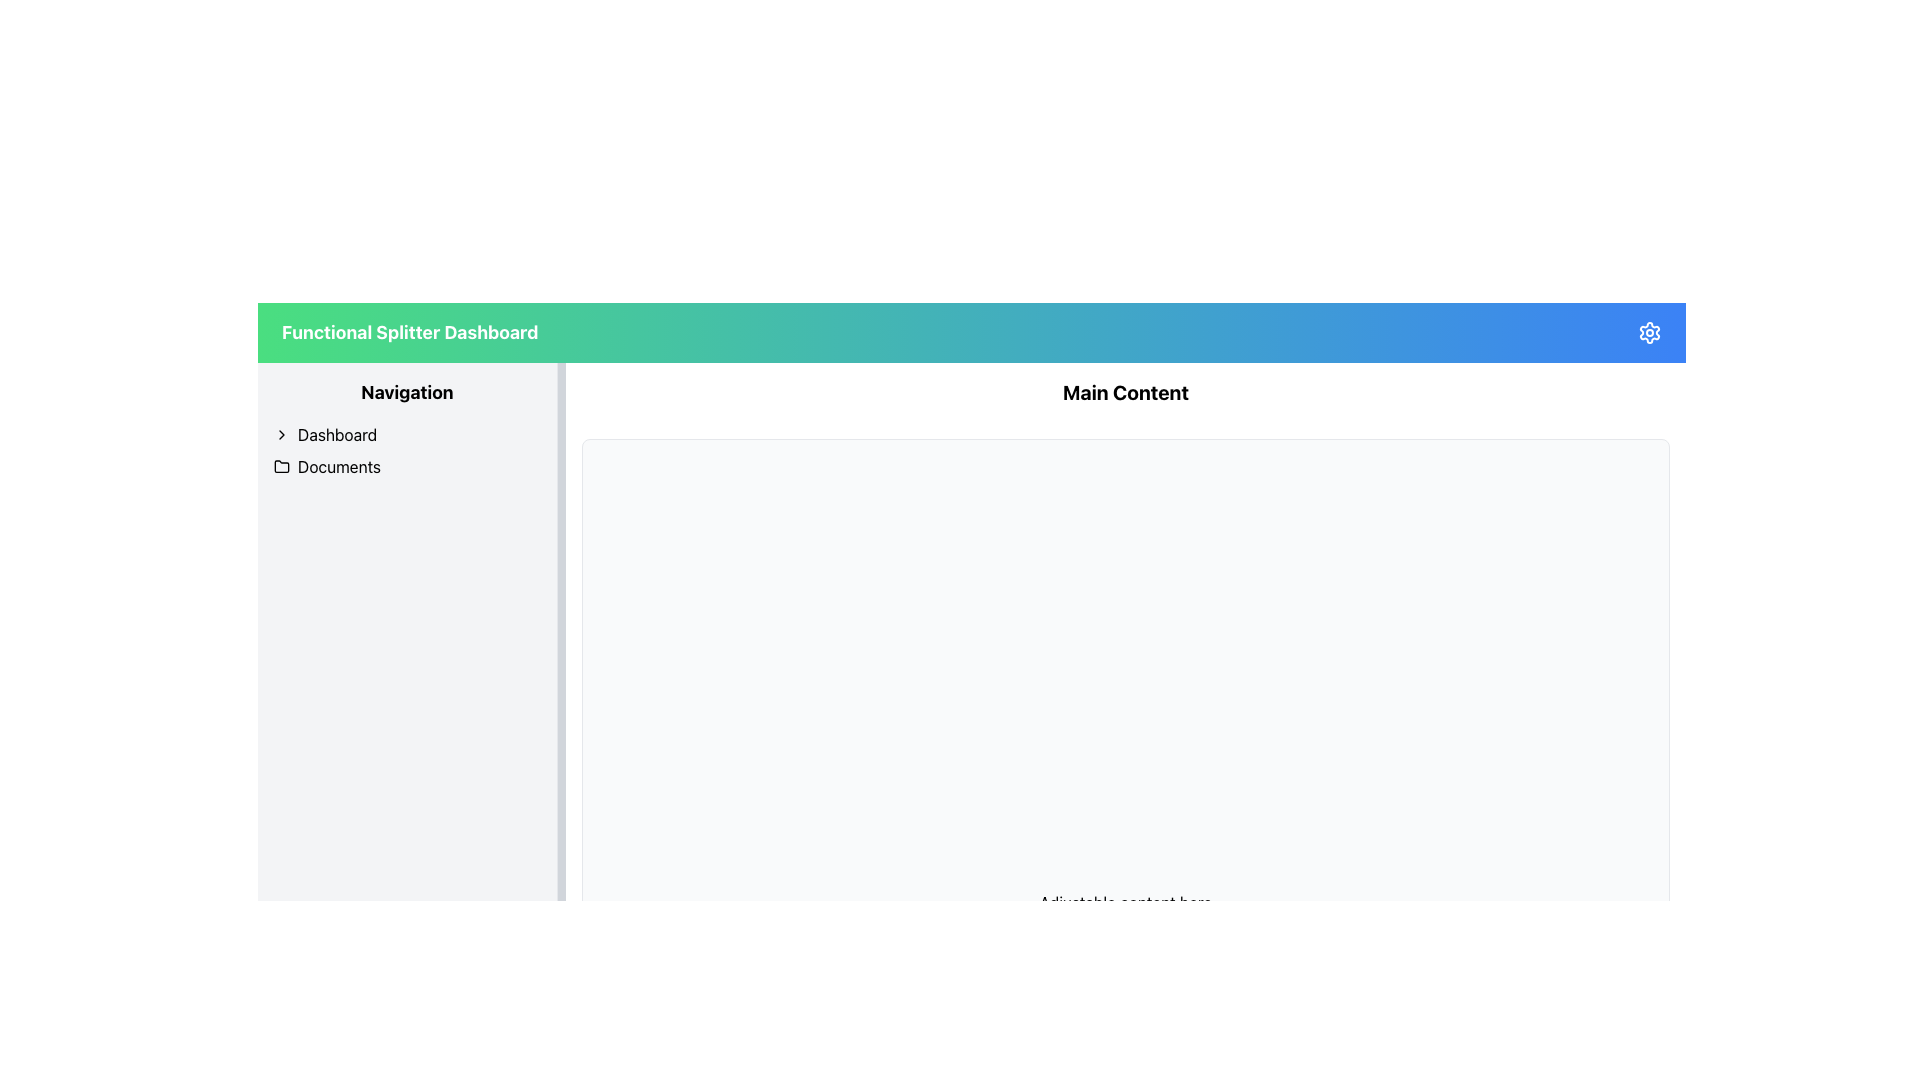  I want to click on bold text label 'Main Content' which is prominently displayed in the center of the header section, so click(1126, 393).